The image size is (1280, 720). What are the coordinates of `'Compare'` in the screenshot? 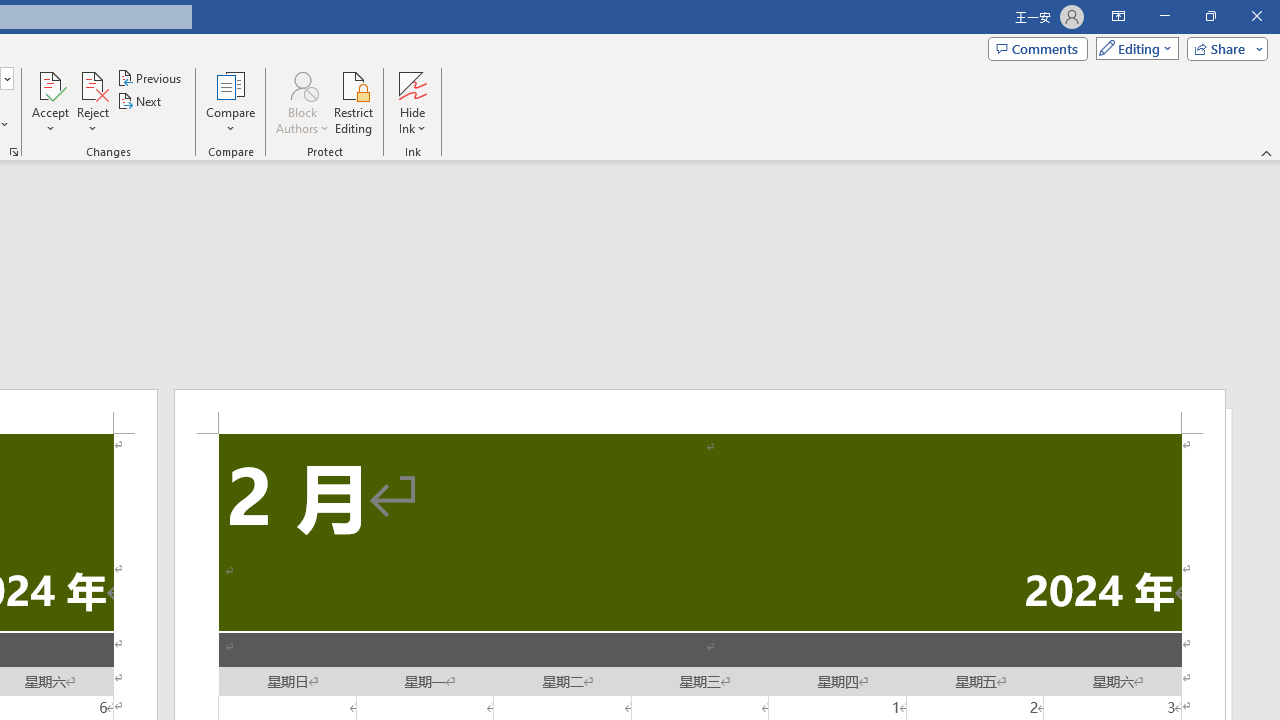 It's located at (231, 103).